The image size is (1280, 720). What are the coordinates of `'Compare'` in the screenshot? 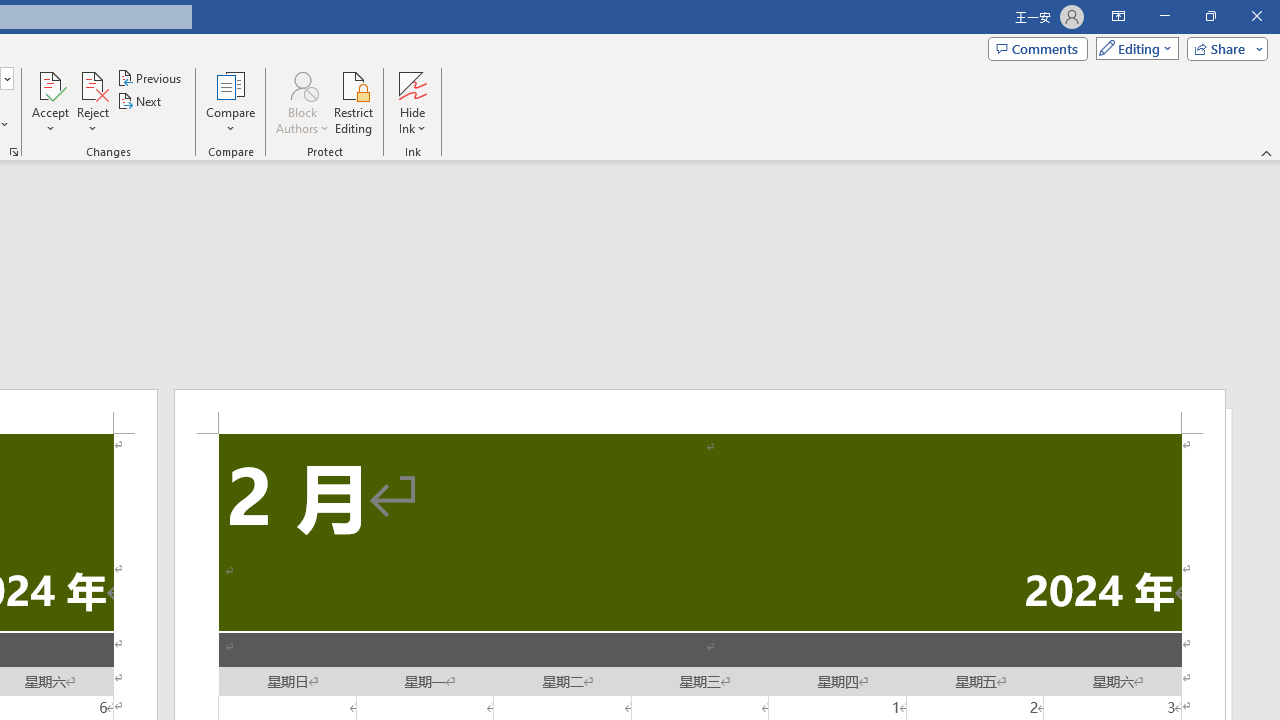 It's located at (231, 103).